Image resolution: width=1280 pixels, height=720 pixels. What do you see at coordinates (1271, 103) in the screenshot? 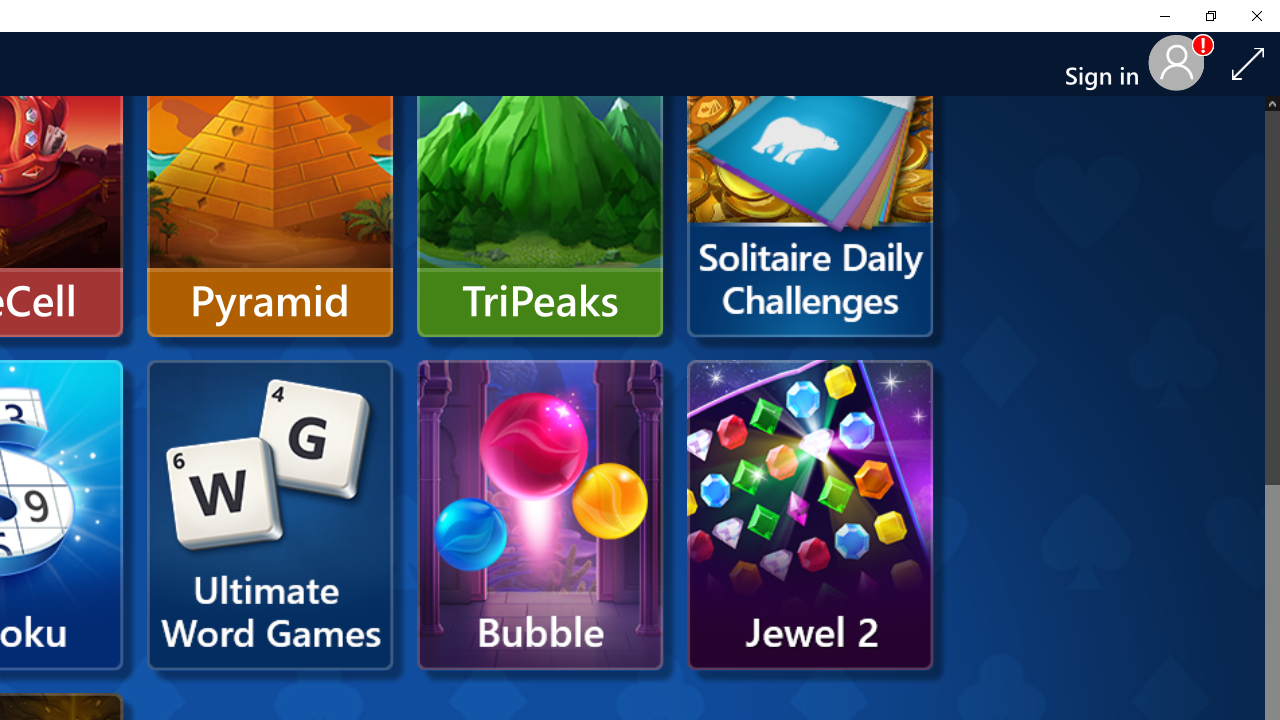
I see `'AutomationID: up_arrow_0'` at bounding box center [1271, 103].